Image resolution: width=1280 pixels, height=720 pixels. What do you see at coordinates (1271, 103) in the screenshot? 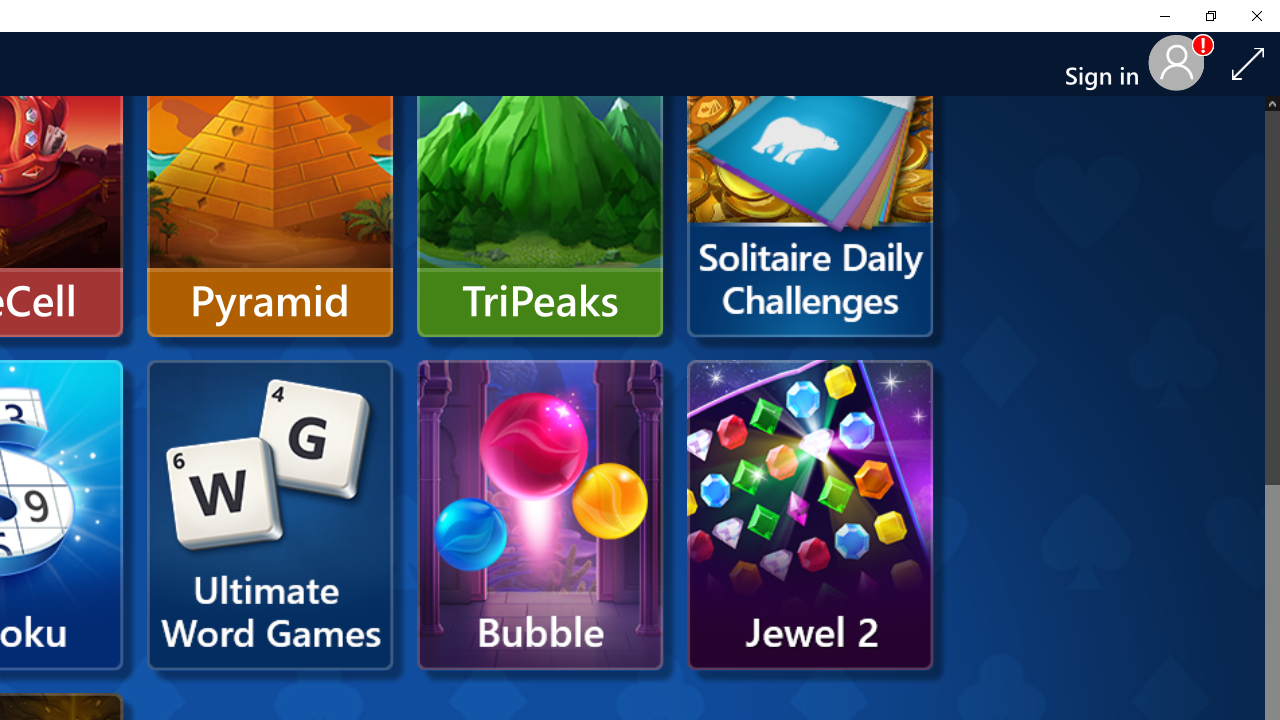
I see `'AutomationID: up_arrow_0'` at bounding box center [1271, 103].